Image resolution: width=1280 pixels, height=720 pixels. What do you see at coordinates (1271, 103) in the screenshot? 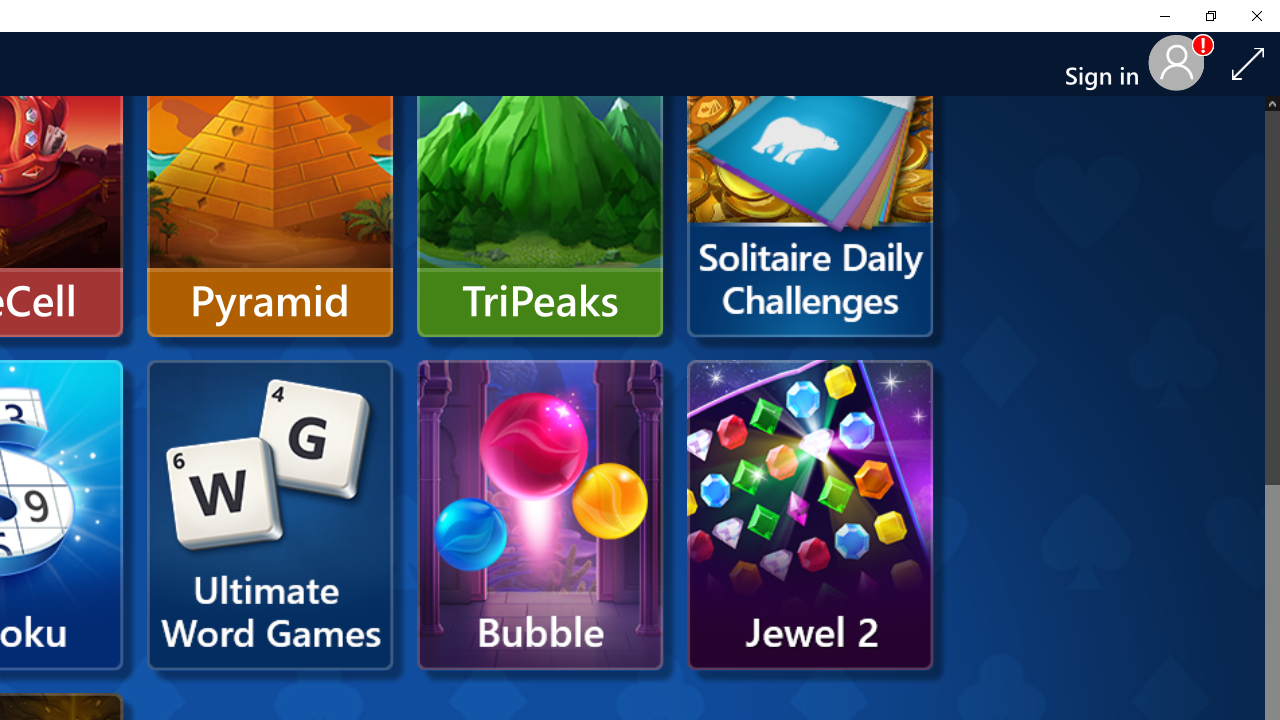
I see `'AutomationID: up_arrow_0'` at bounding box center [1271, 103].